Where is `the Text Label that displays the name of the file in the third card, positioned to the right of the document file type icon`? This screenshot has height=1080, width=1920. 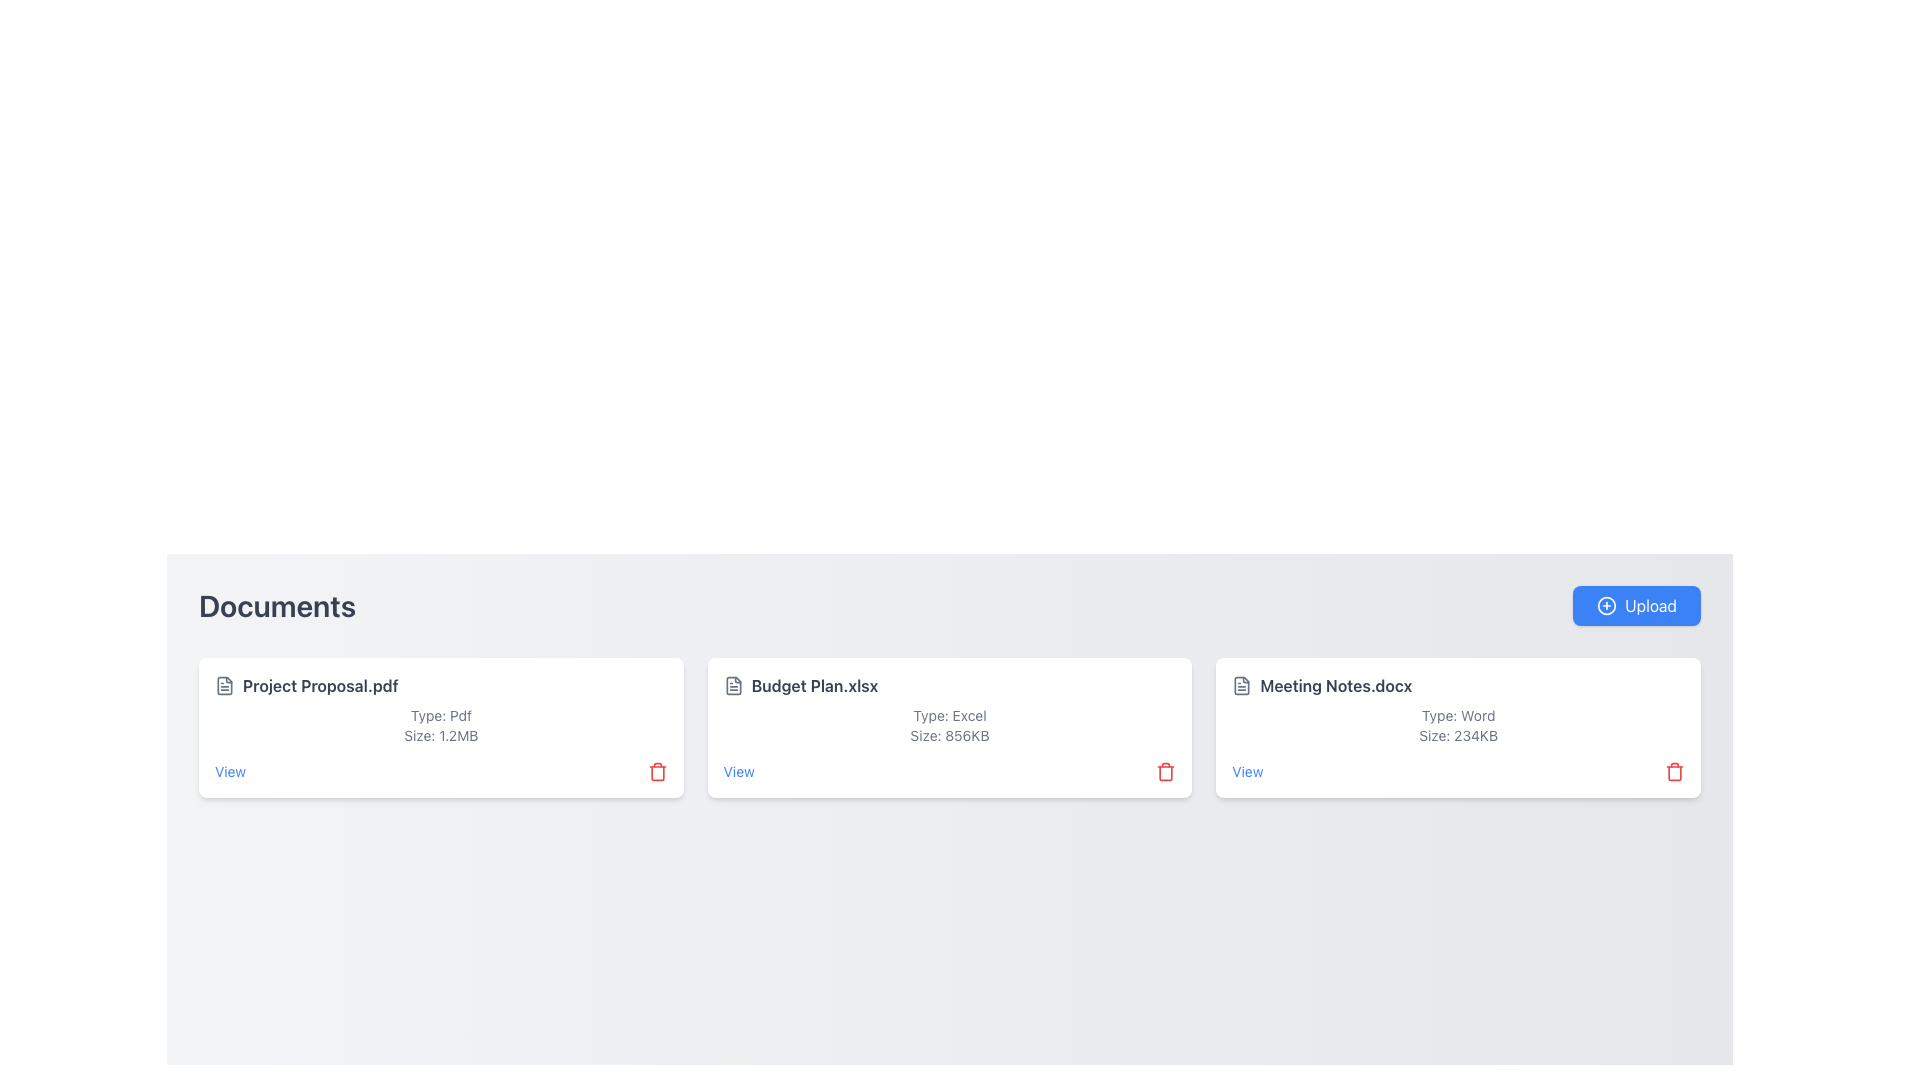 the Text Label that displays the name of the file in the third card, positioned to the right of the document file type icon is located at coordinates (1336, 685).